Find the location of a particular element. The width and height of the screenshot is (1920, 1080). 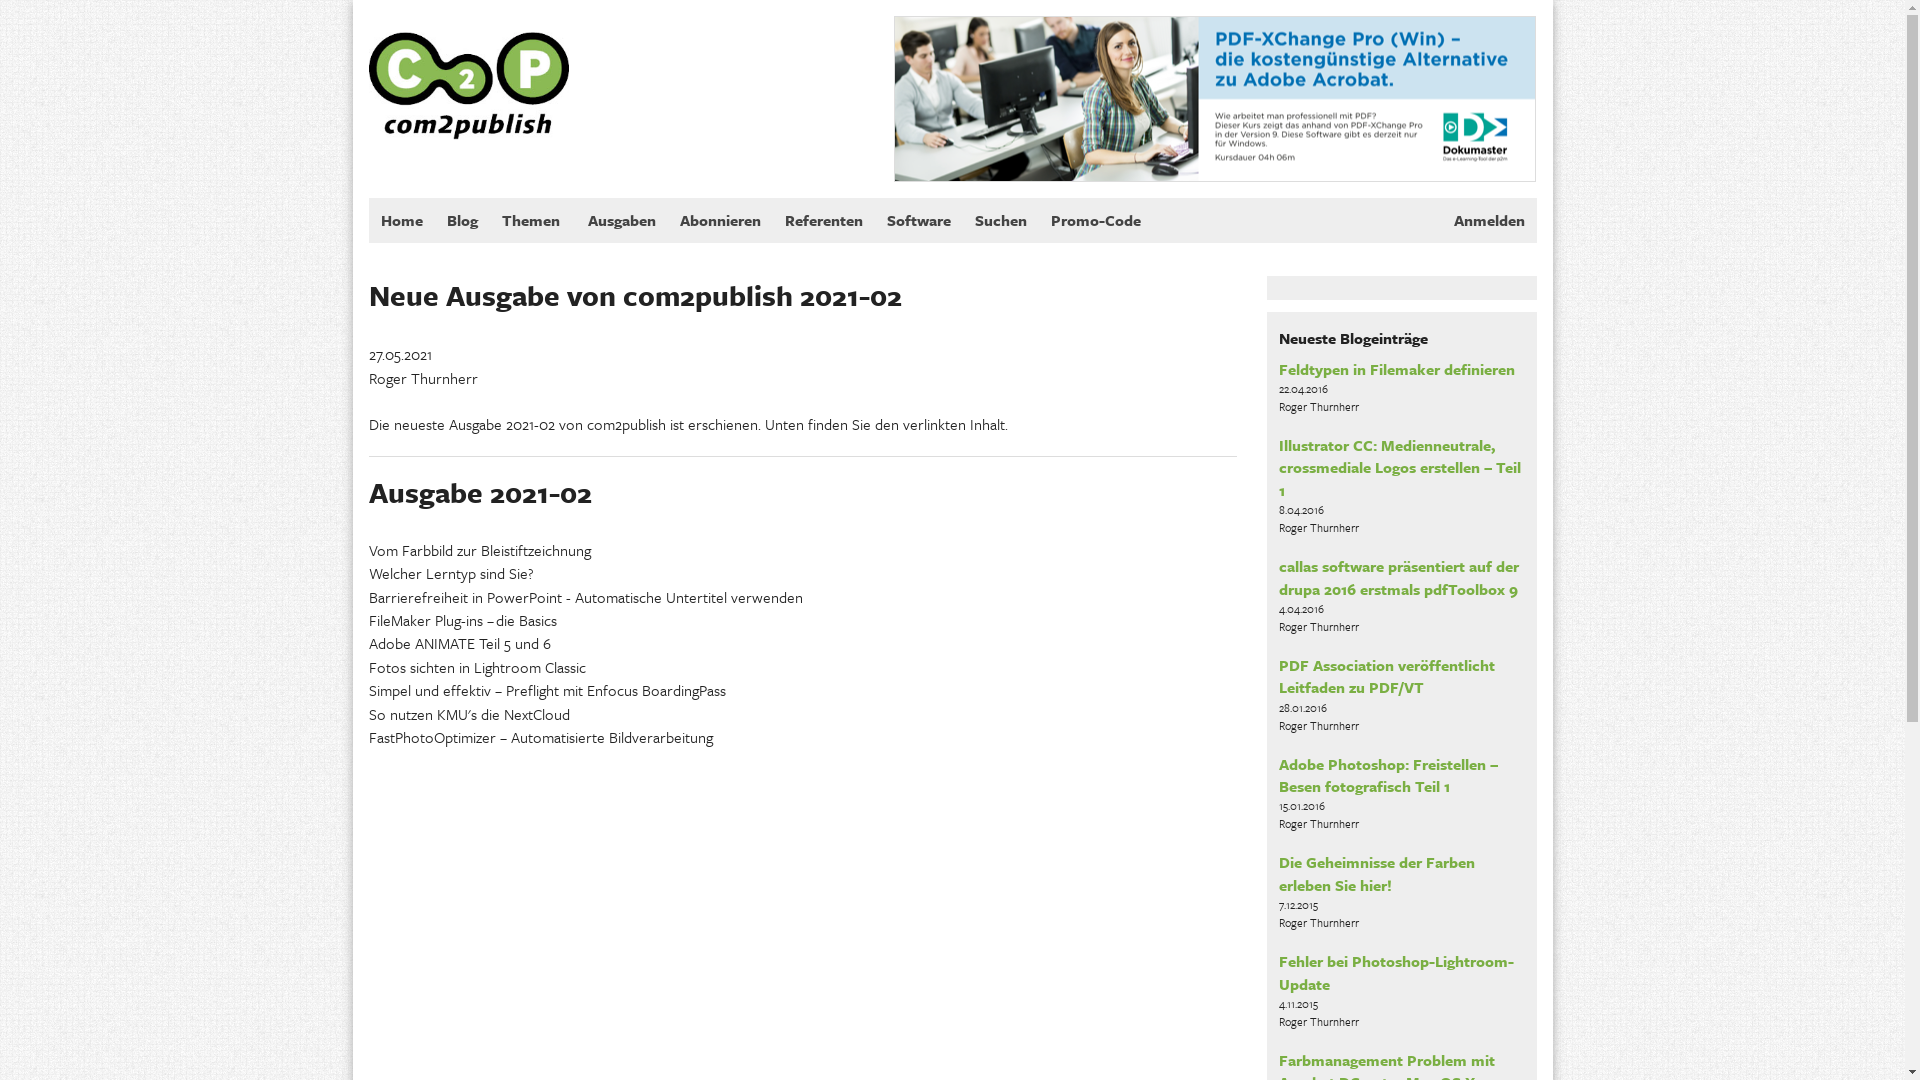

'Themen' is located at coordinates (532, 220).